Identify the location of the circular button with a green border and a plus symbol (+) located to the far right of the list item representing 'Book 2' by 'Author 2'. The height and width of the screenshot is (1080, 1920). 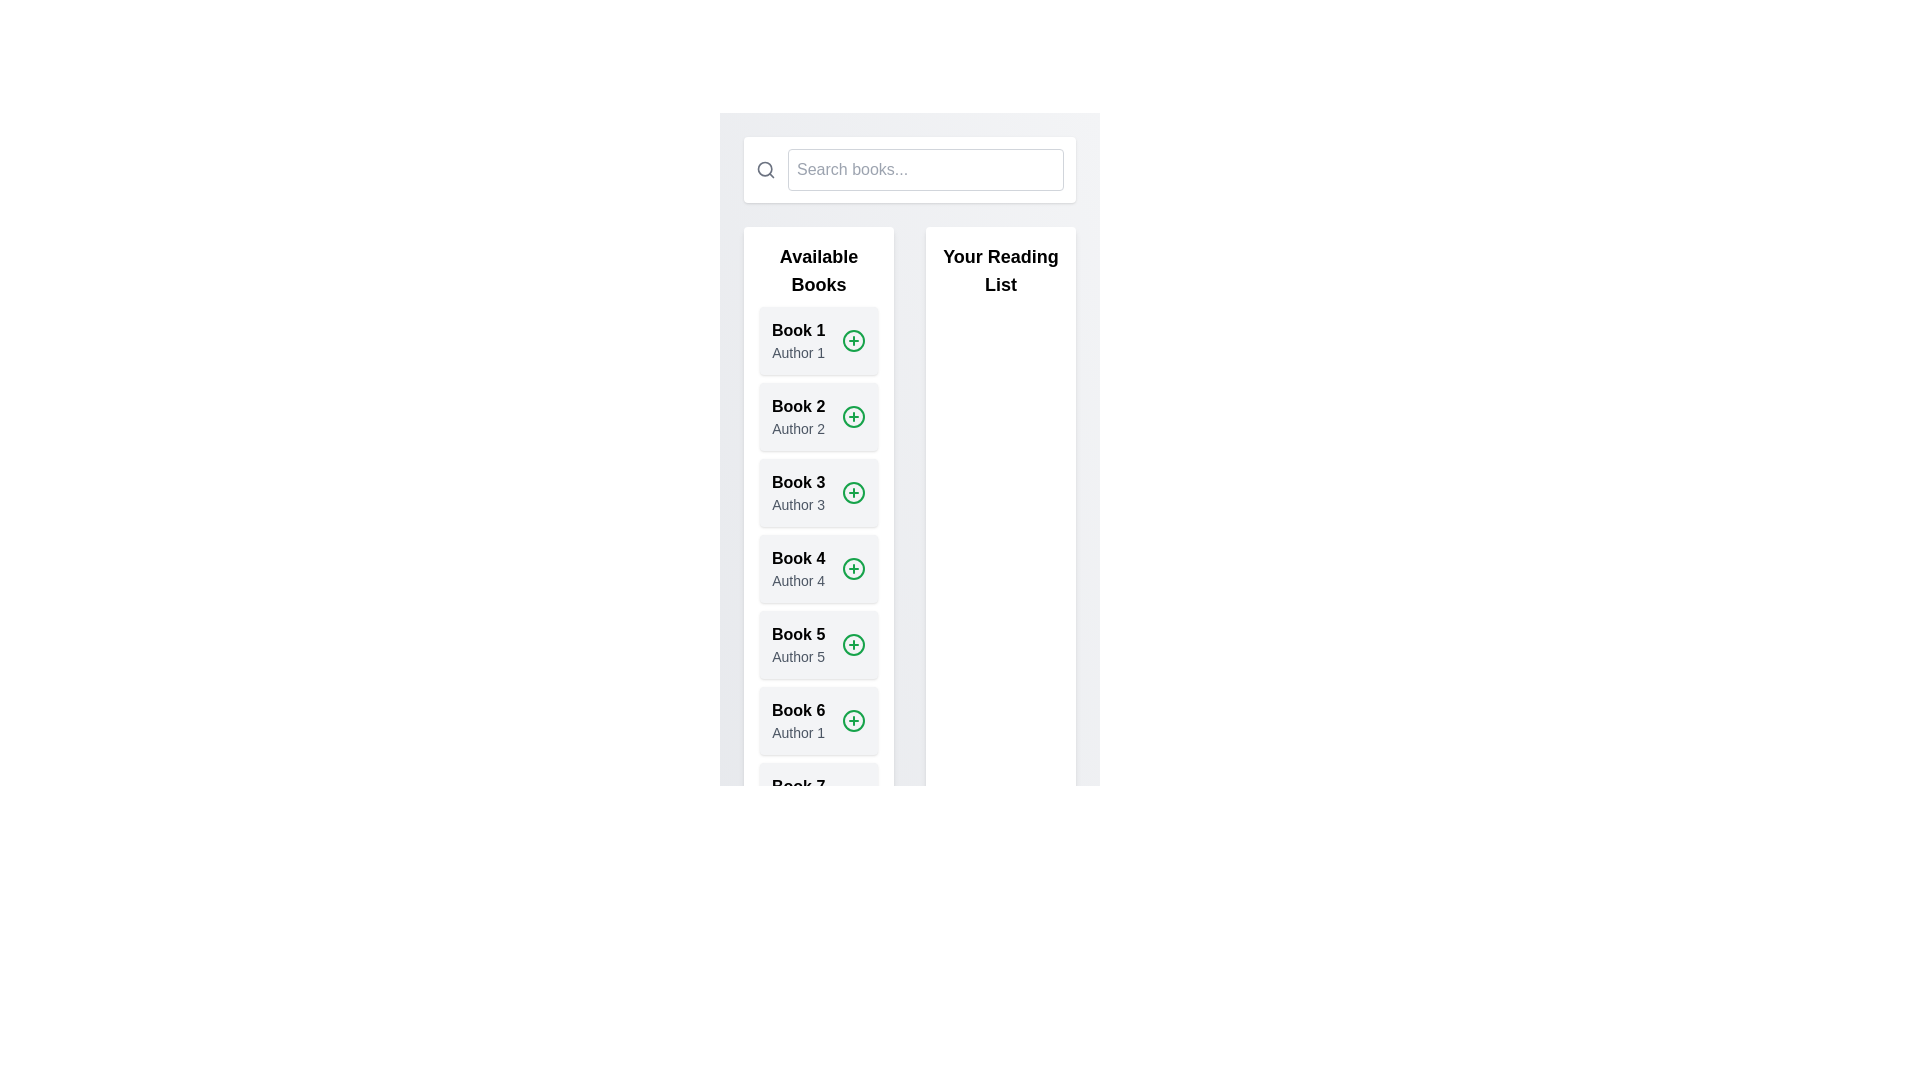
(854, 415).